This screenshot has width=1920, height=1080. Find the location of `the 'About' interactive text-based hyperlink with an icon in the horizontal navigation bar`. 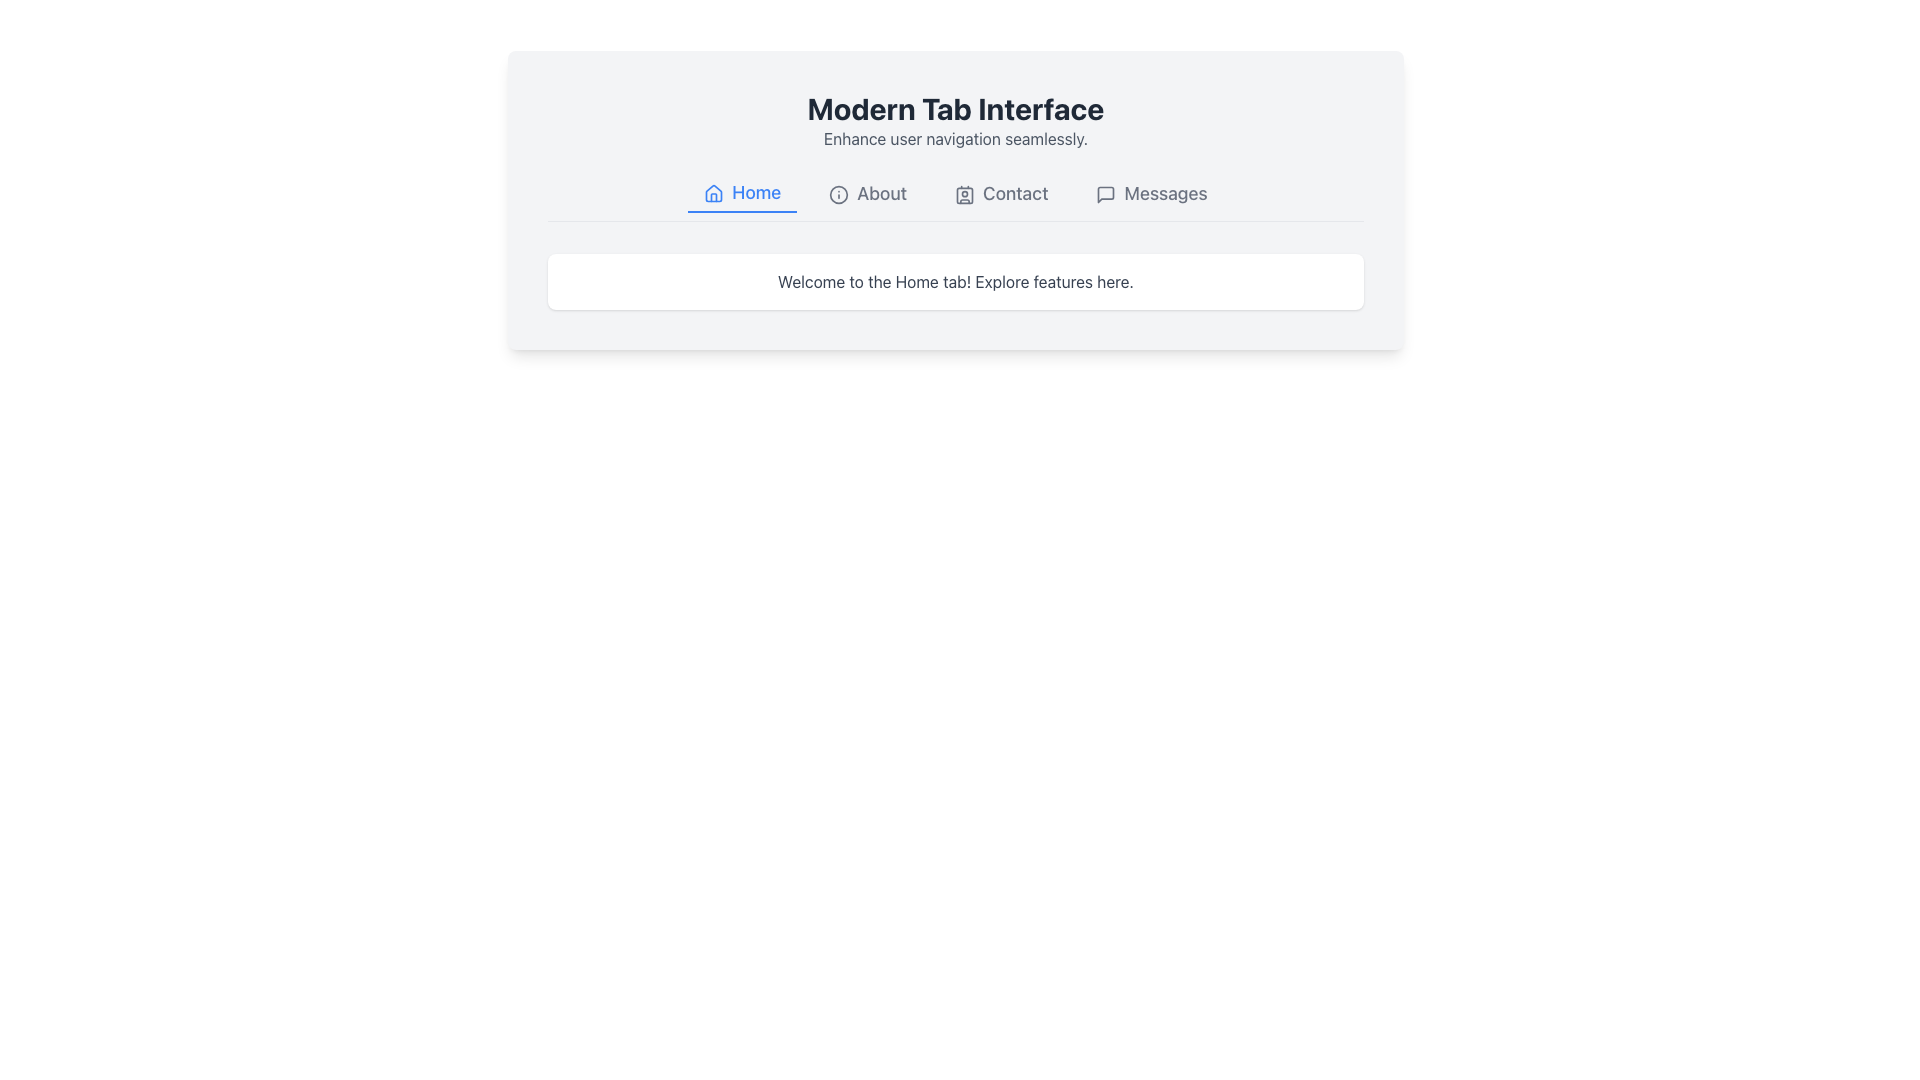

the 'About' interactive text-based hyperlink with an icon in the horizontal navigation bar is located at coordinates (868, 193).